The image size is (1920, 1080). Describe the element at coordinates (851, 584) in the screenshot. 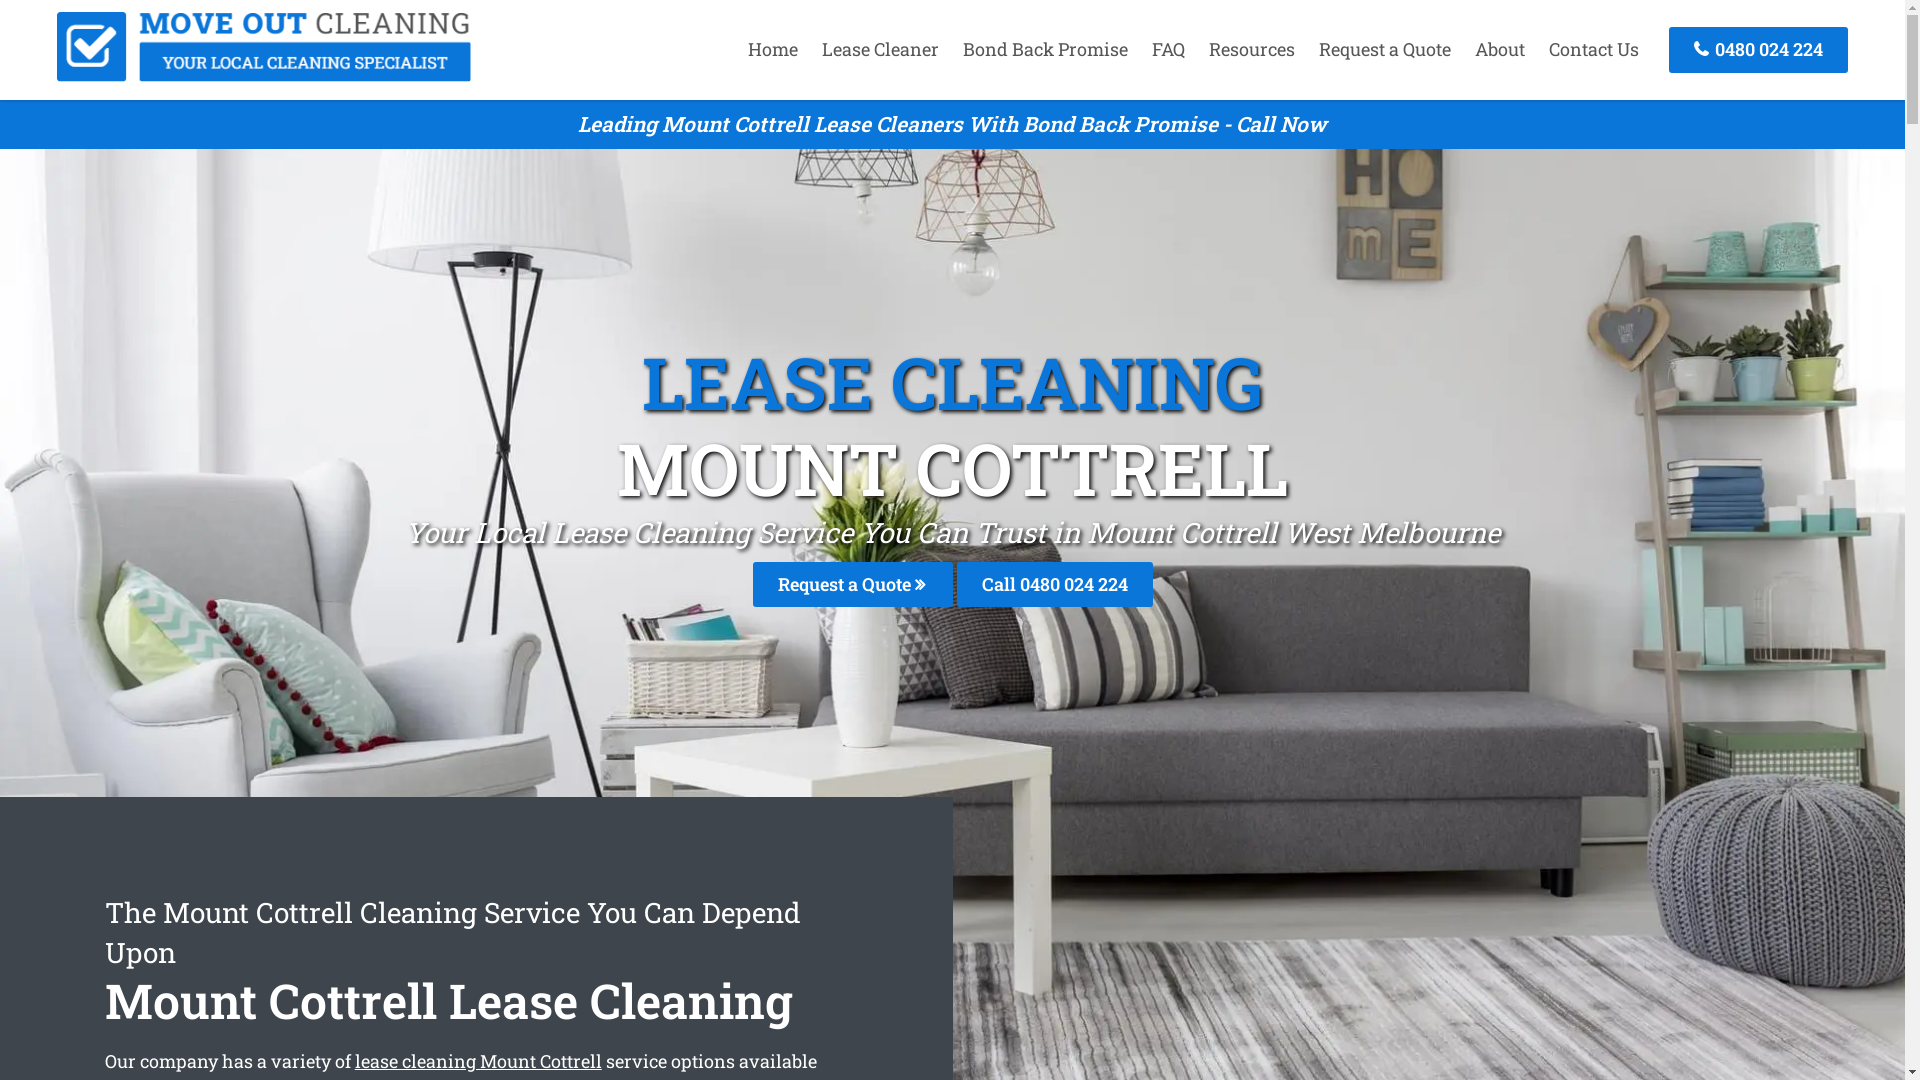

I see `'Request a Quote'` at that location.